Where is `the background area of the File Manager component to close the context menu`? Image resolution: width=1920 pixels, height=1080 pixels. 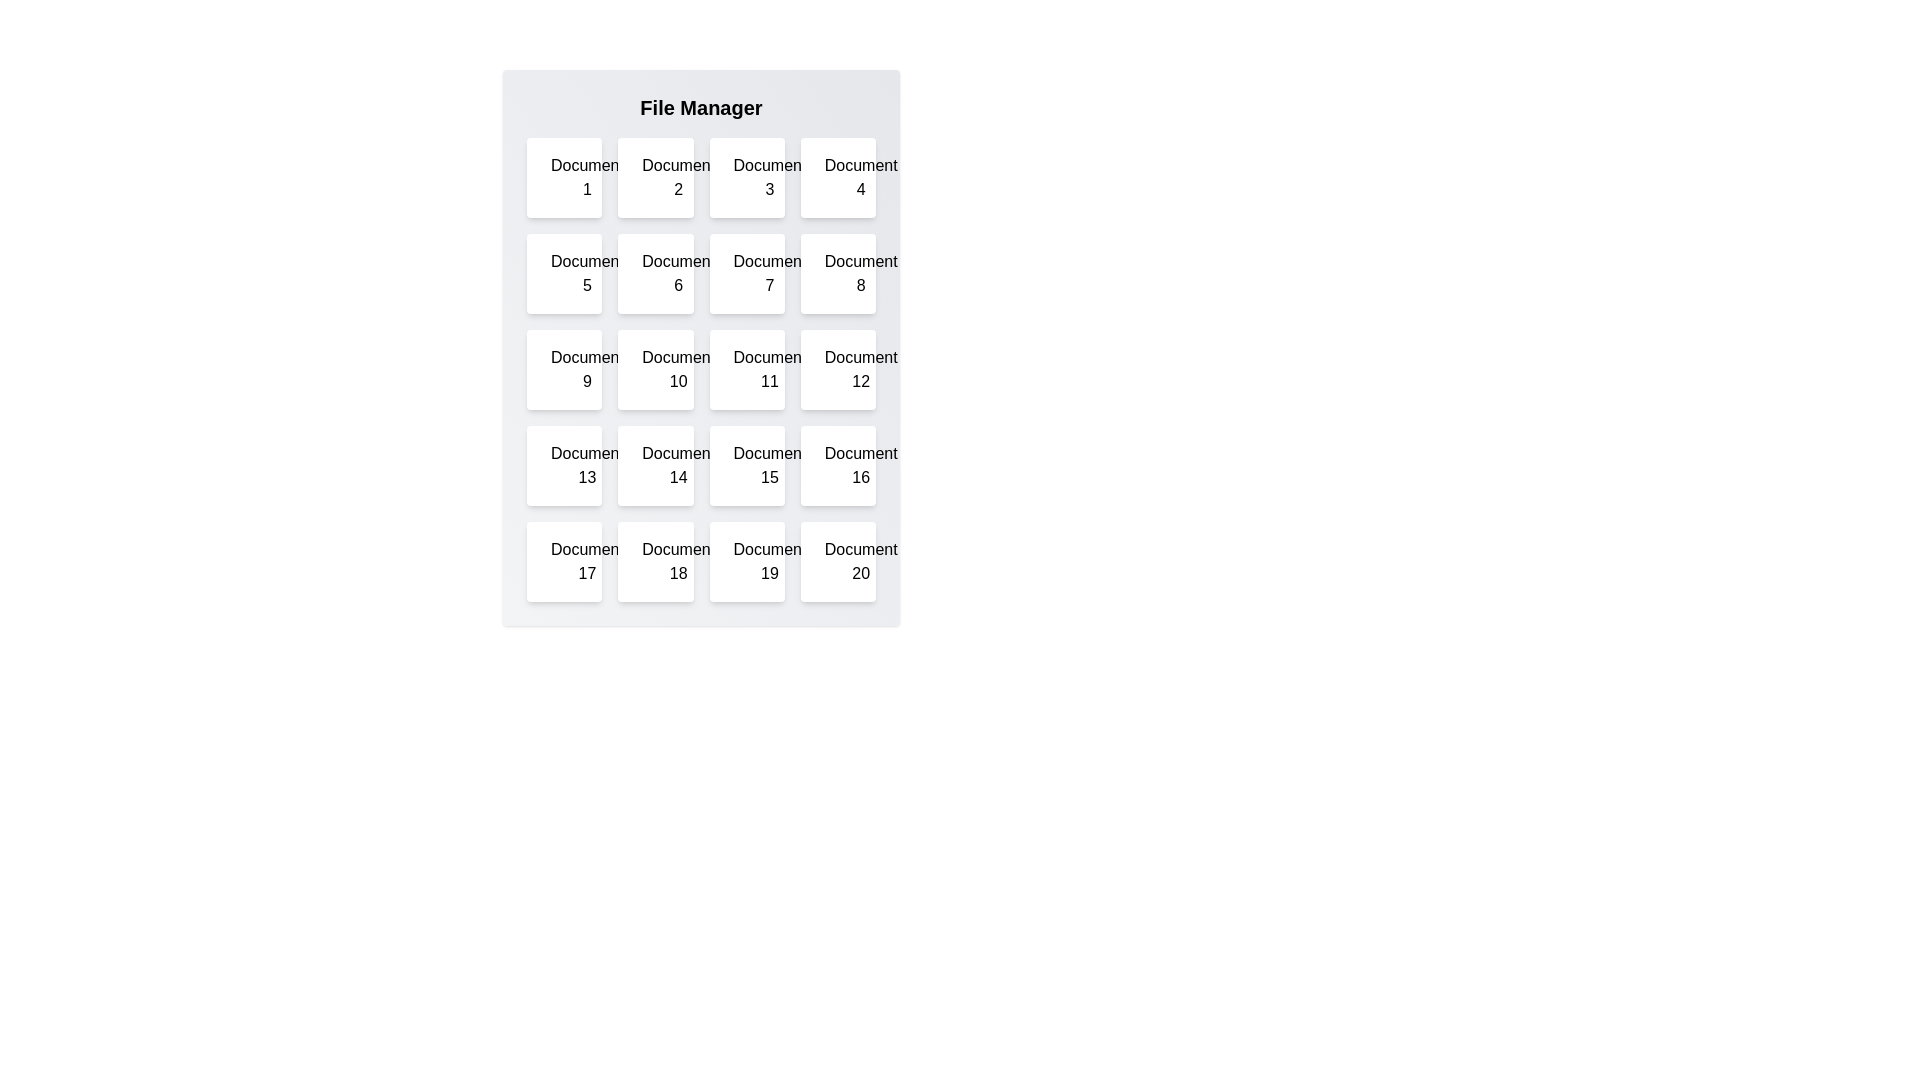 the background area of the File Manager component to close the context menu is located at coordinates (700, 49).